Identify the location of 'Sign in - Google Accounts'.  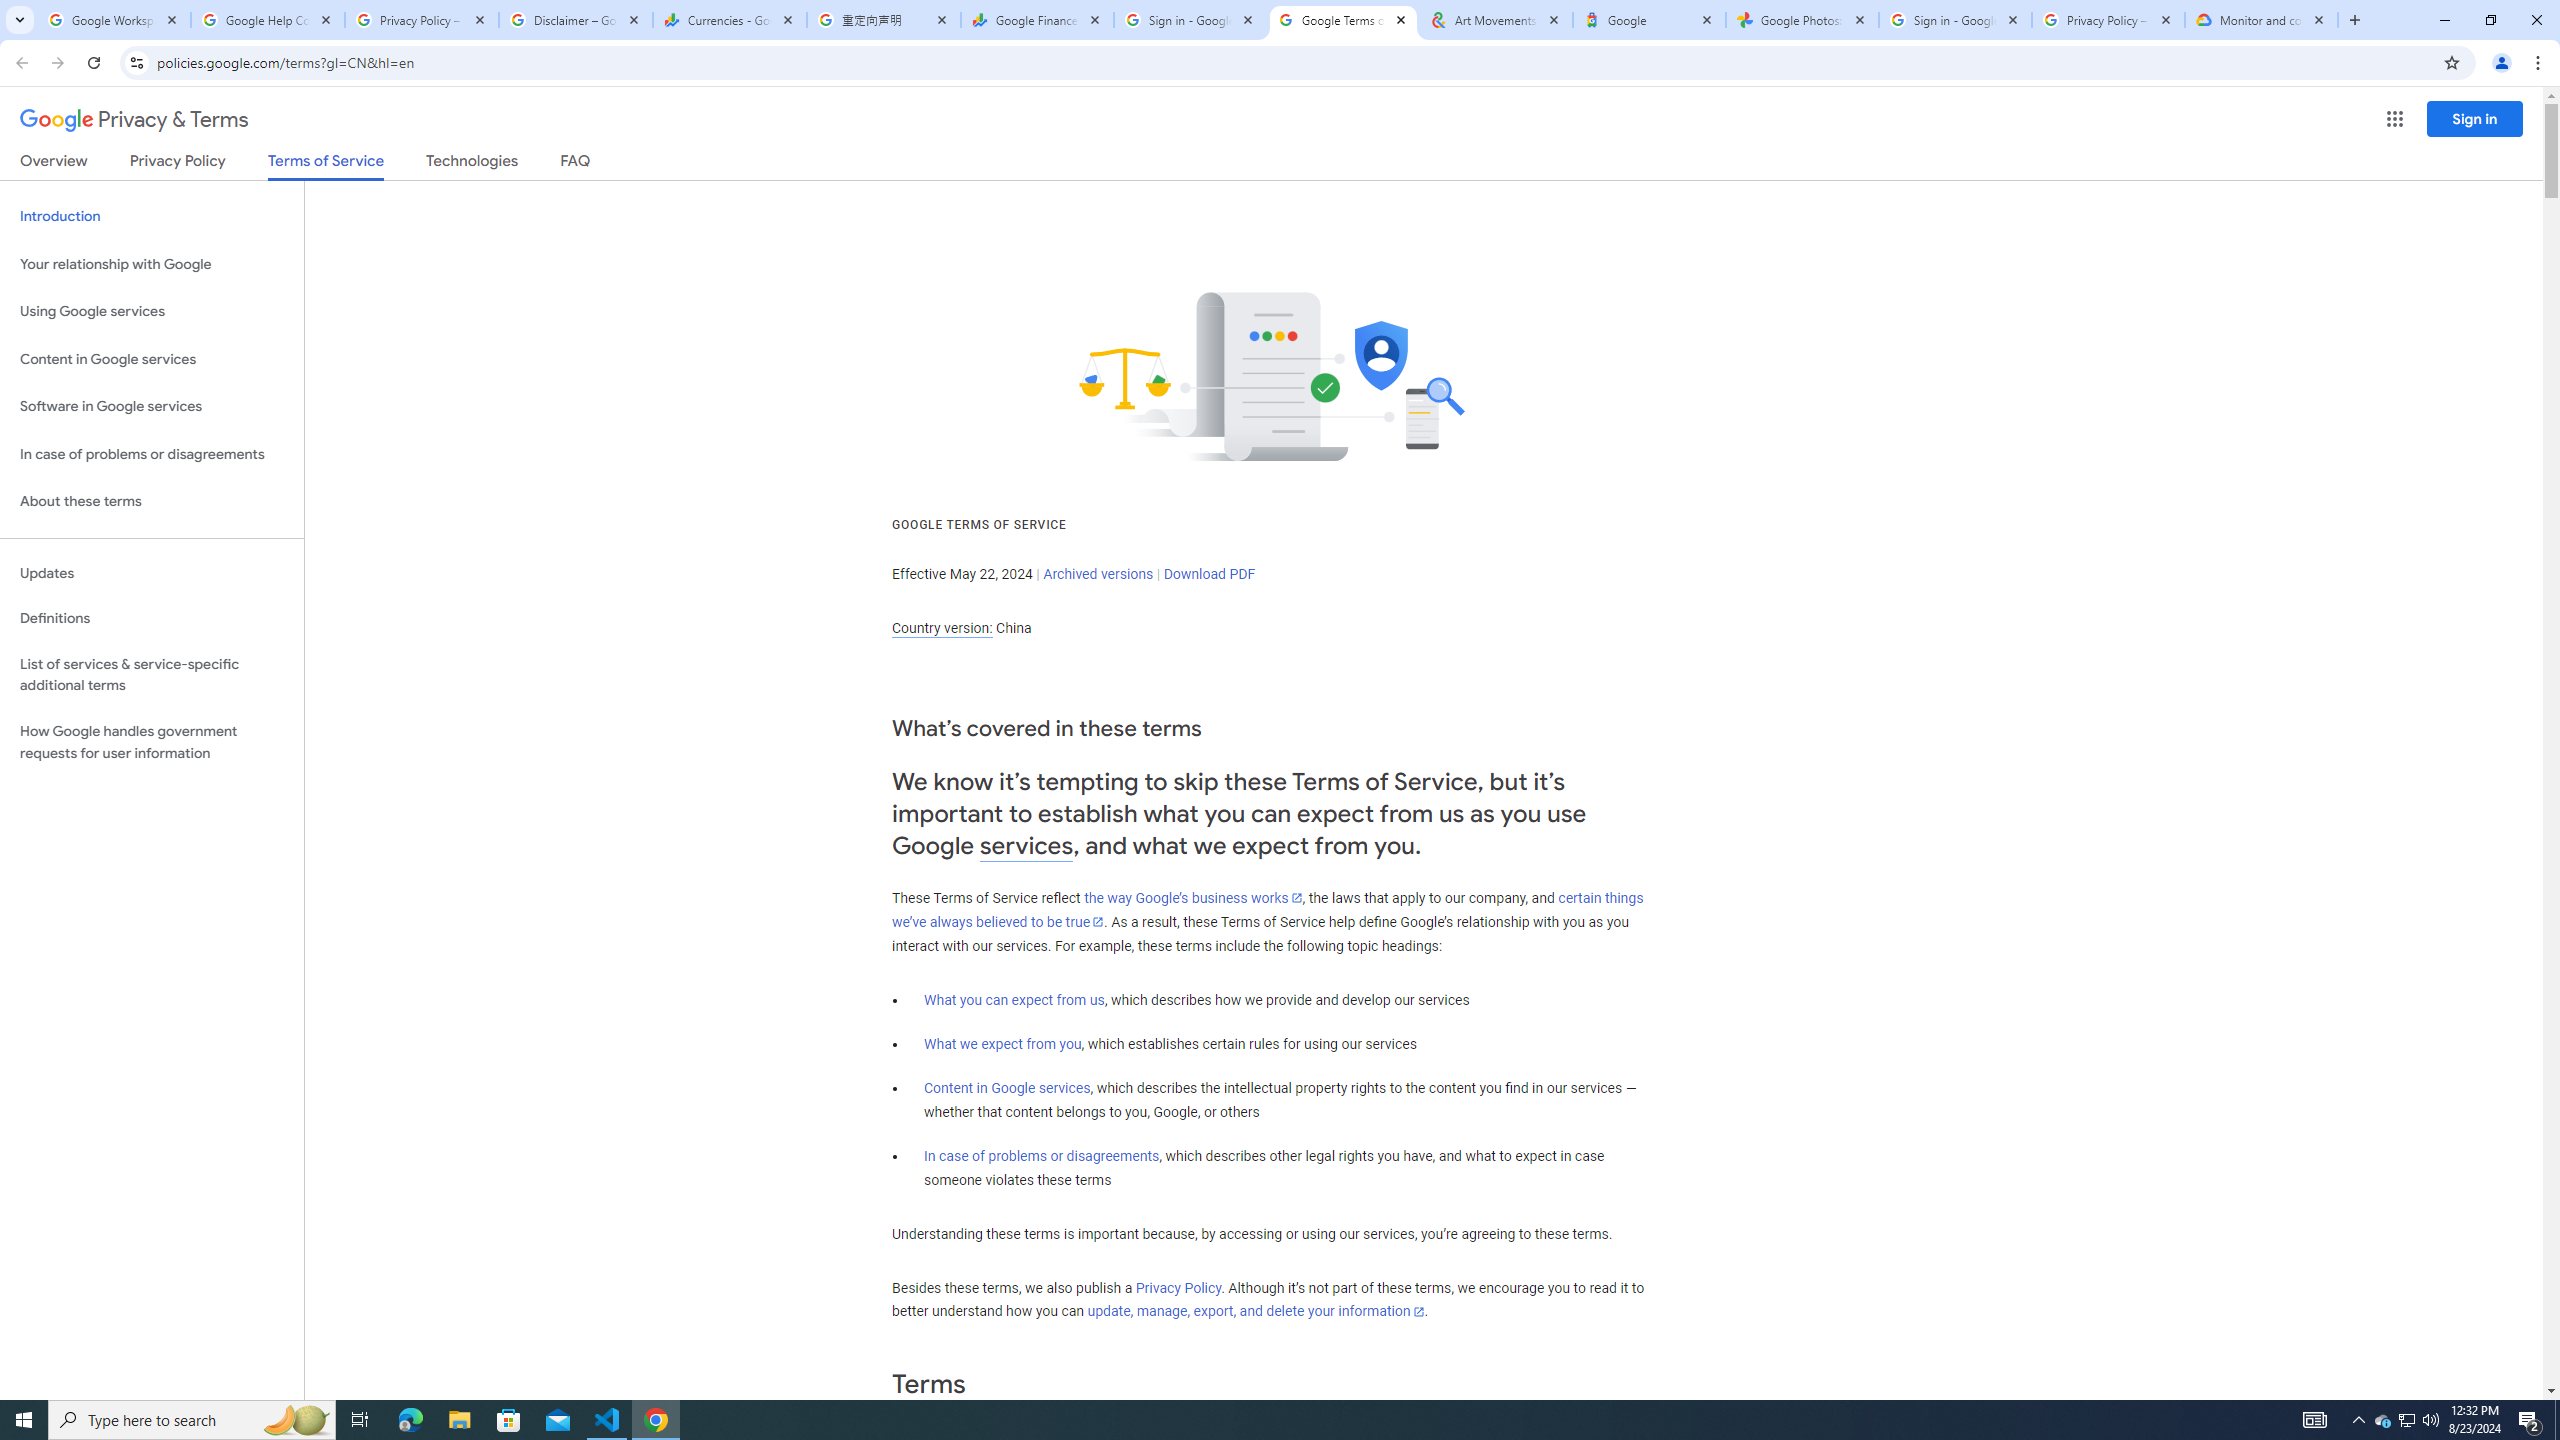
(1953, 19).